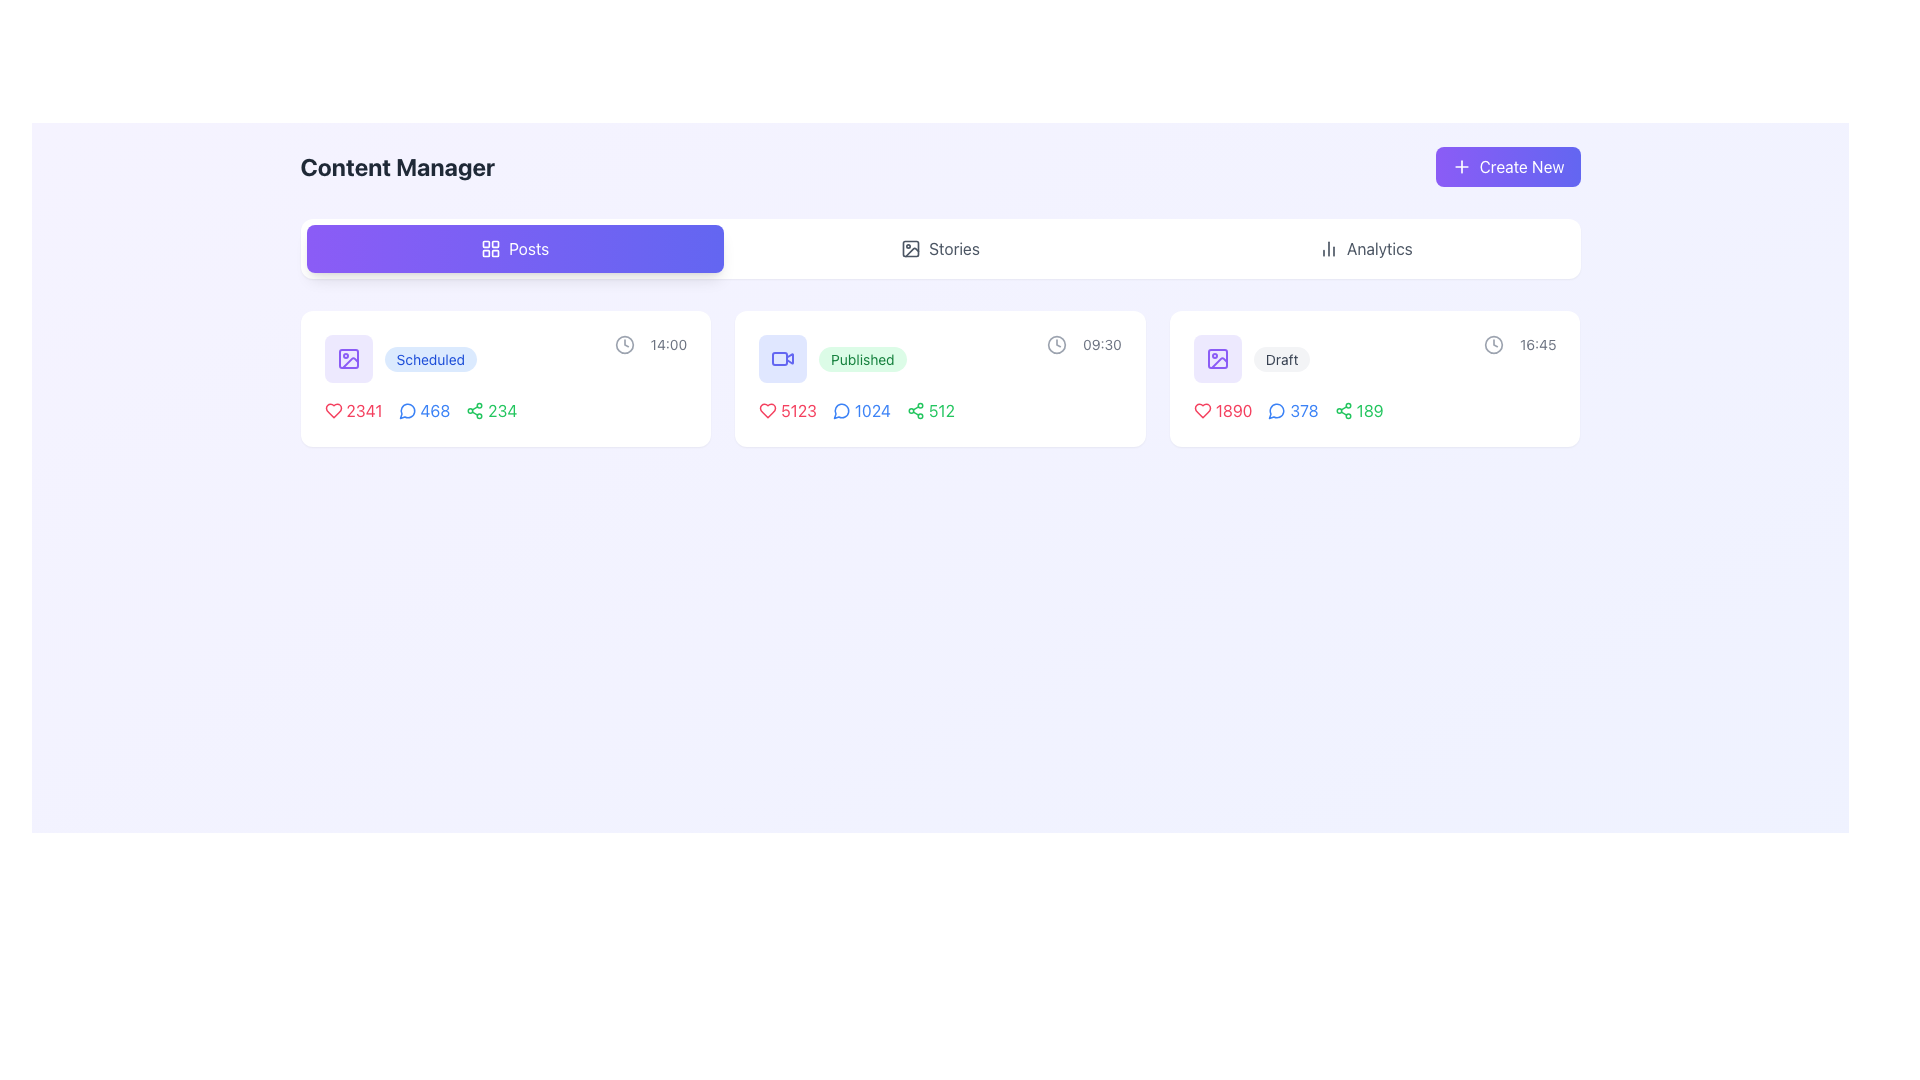 Image resolution: width=1920 pixels, height=1080 pixels. Describe the element at coordinates (491, 248) in the screenshot. I see `the icon representing four small squares within the 'Posts' button in the top navigation bar` at that location.